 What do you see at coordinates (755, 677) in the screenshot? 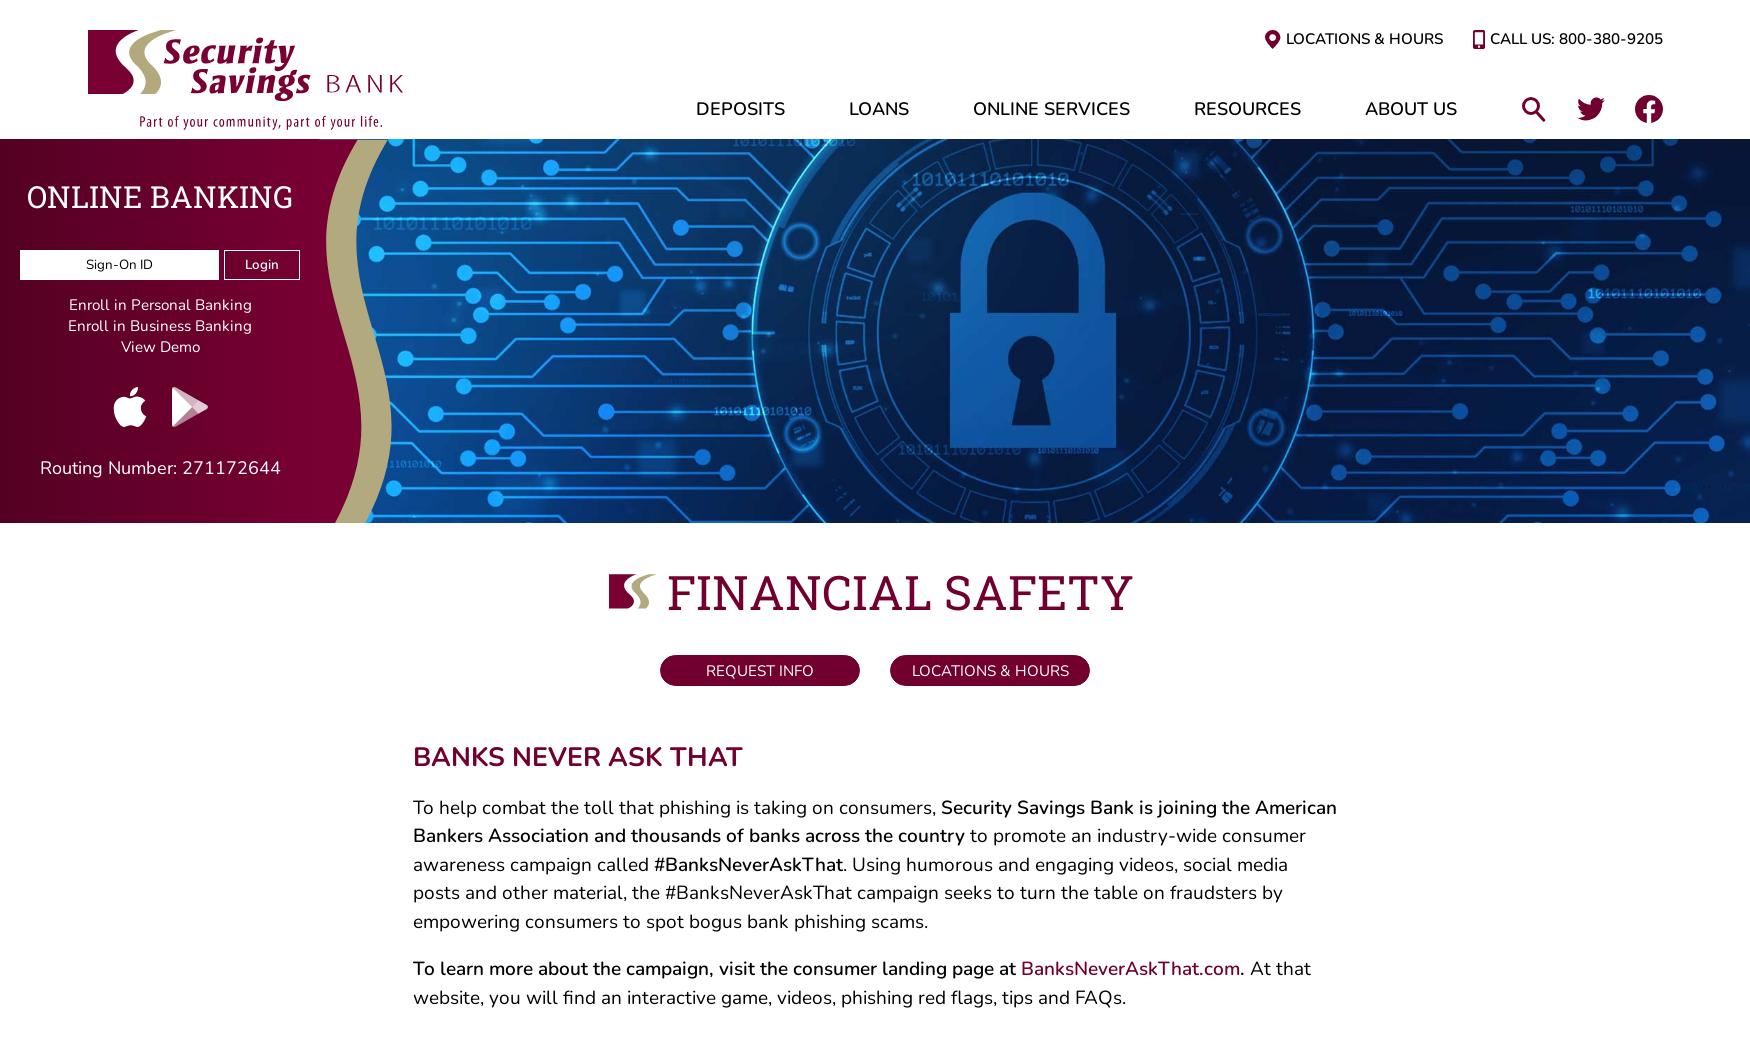
I see `'Request Info'` at bounding box center [755, 677].